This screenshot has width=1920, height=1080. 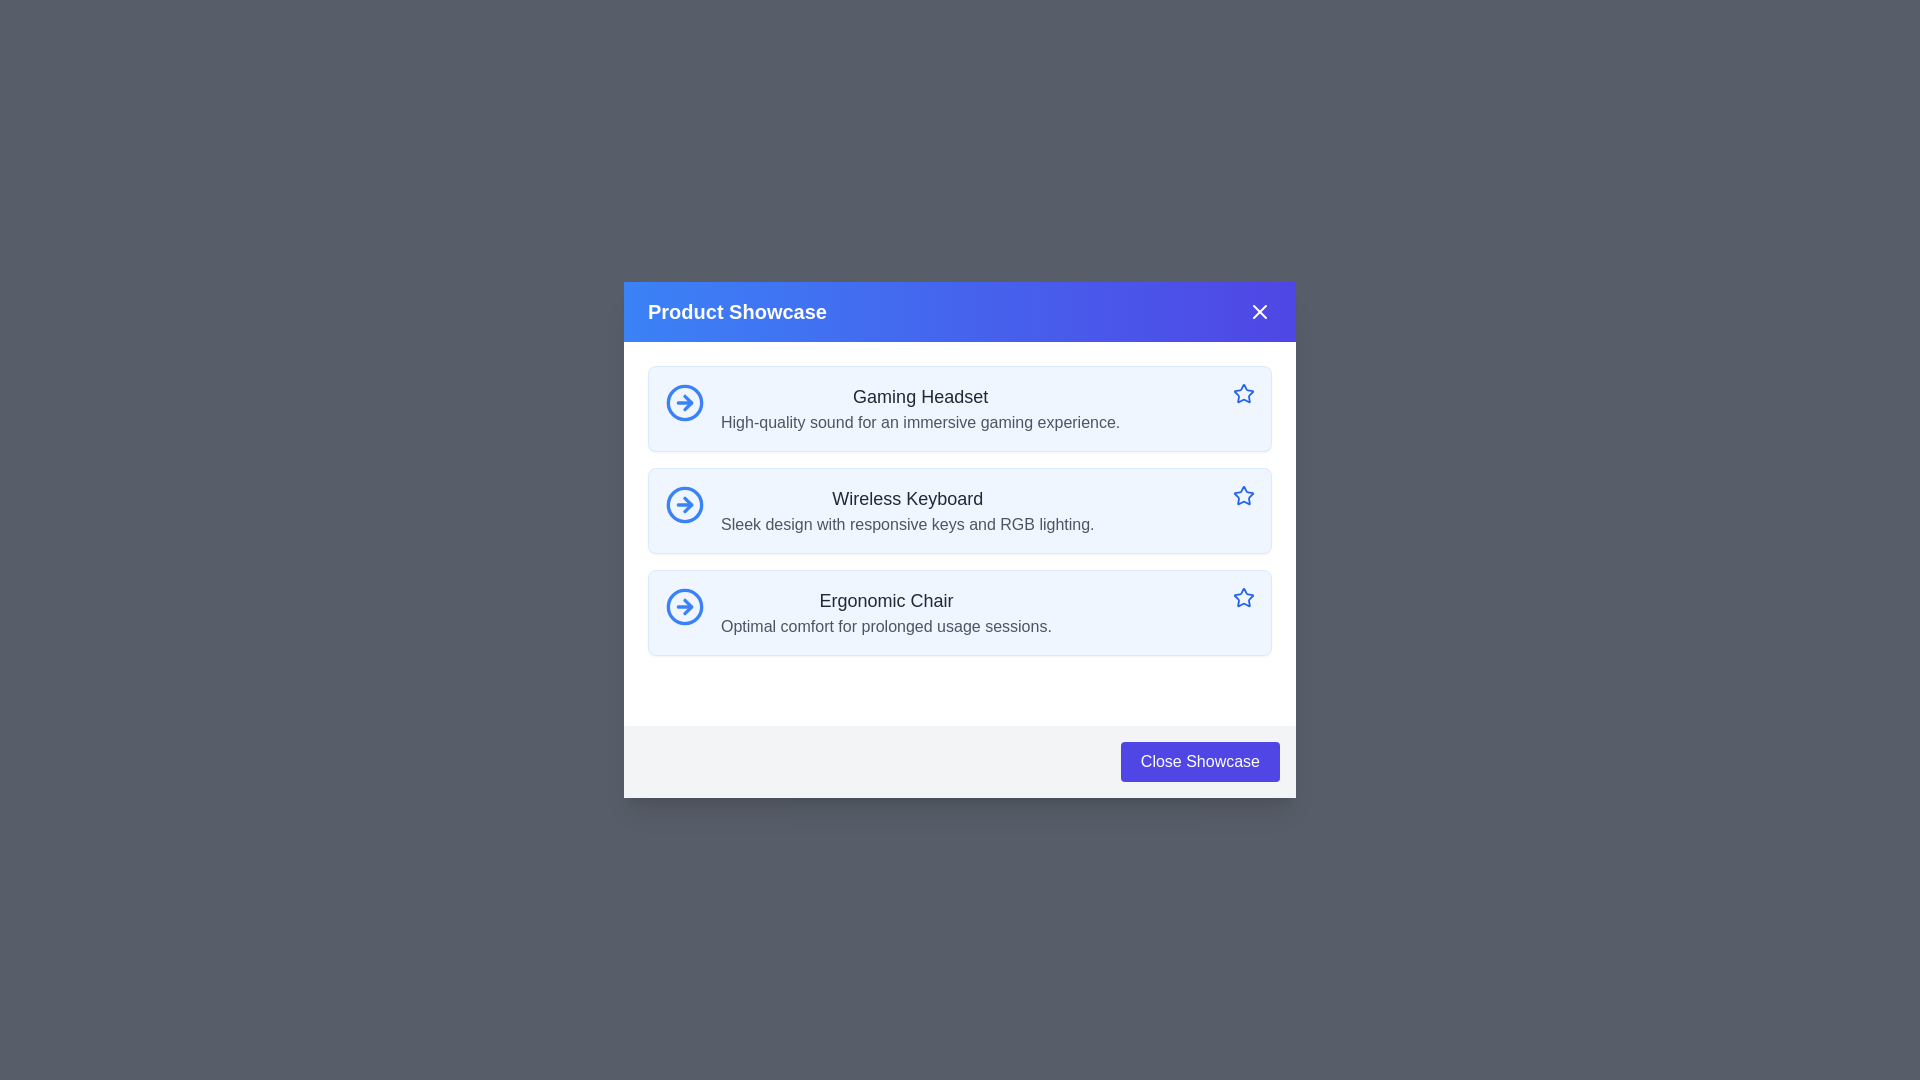 I want to click on the Text information display for the product titled 'Wireless Keyboard', which is the second item in a vertical list within a modal, centrally positioned, so click(x=906, y=509).